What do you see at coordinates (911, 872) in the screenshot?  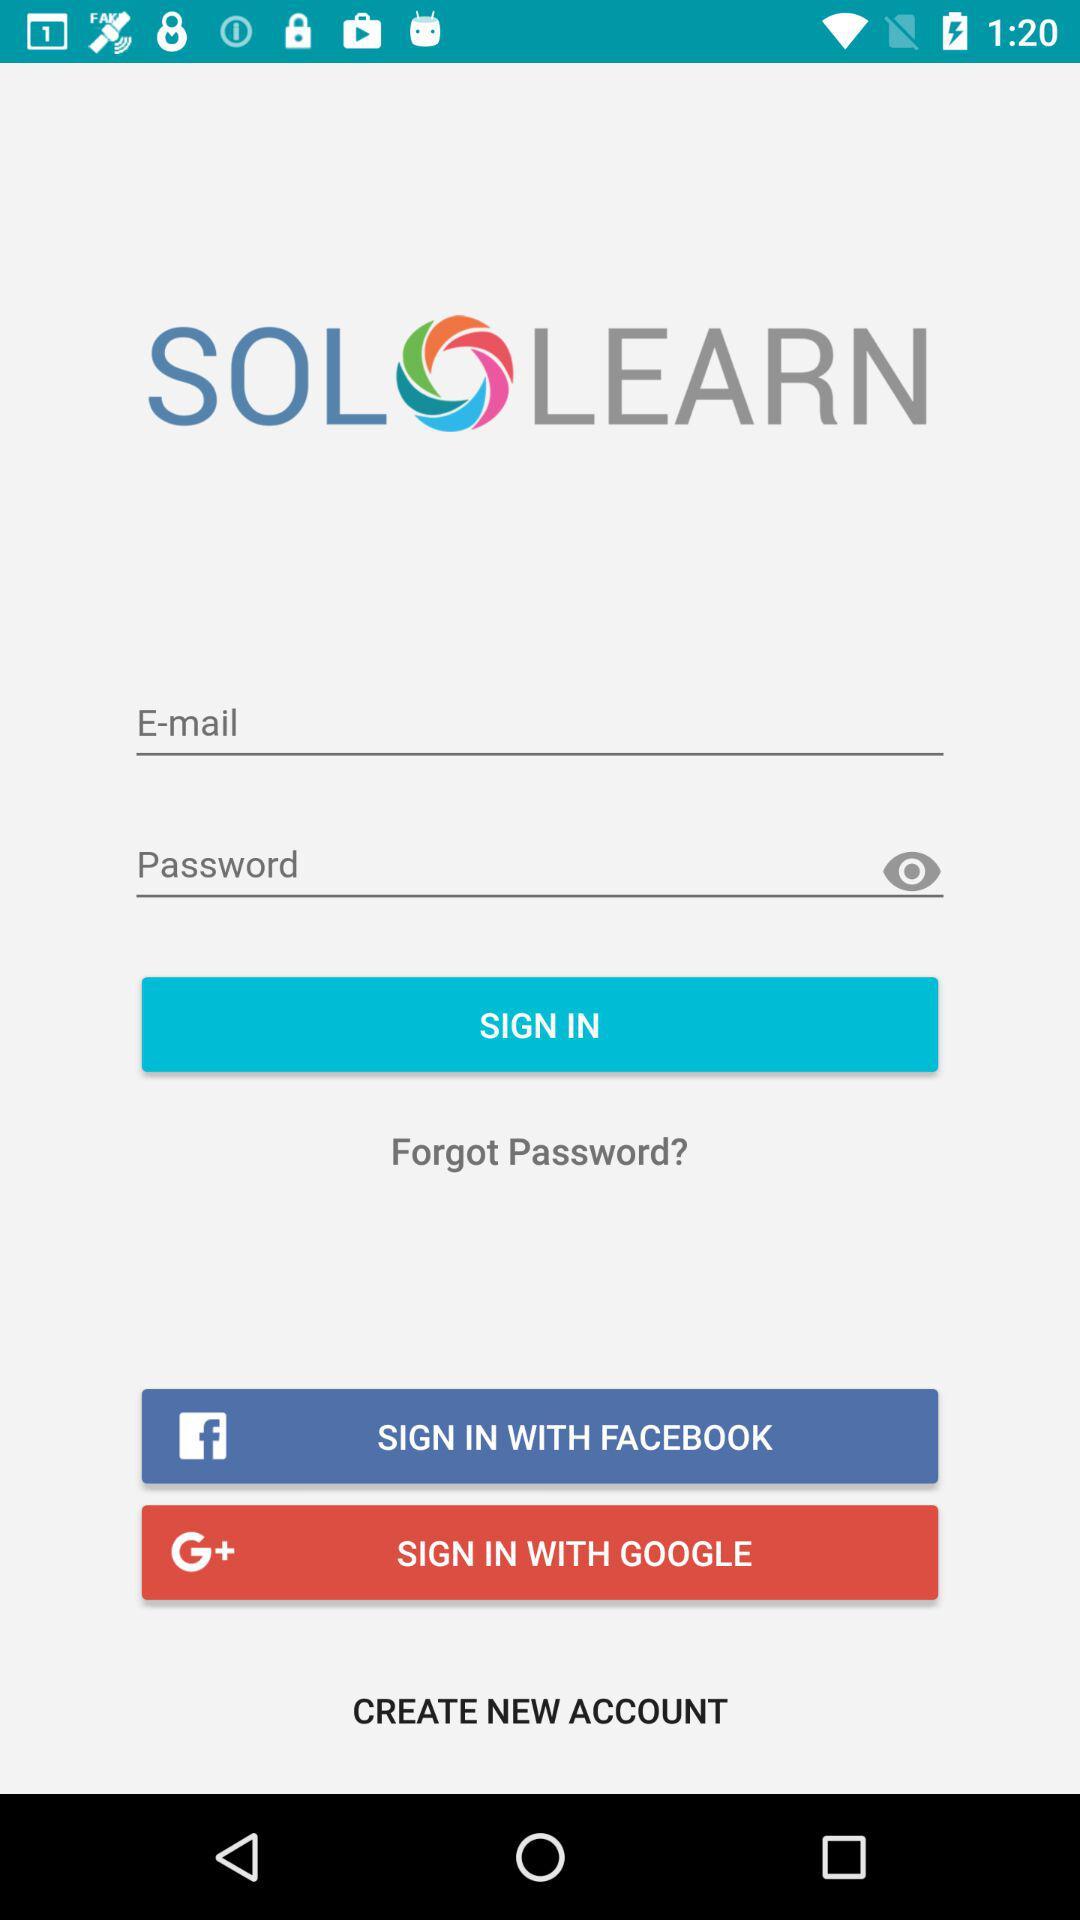 I see `show password` at bounding box center [911, 872].